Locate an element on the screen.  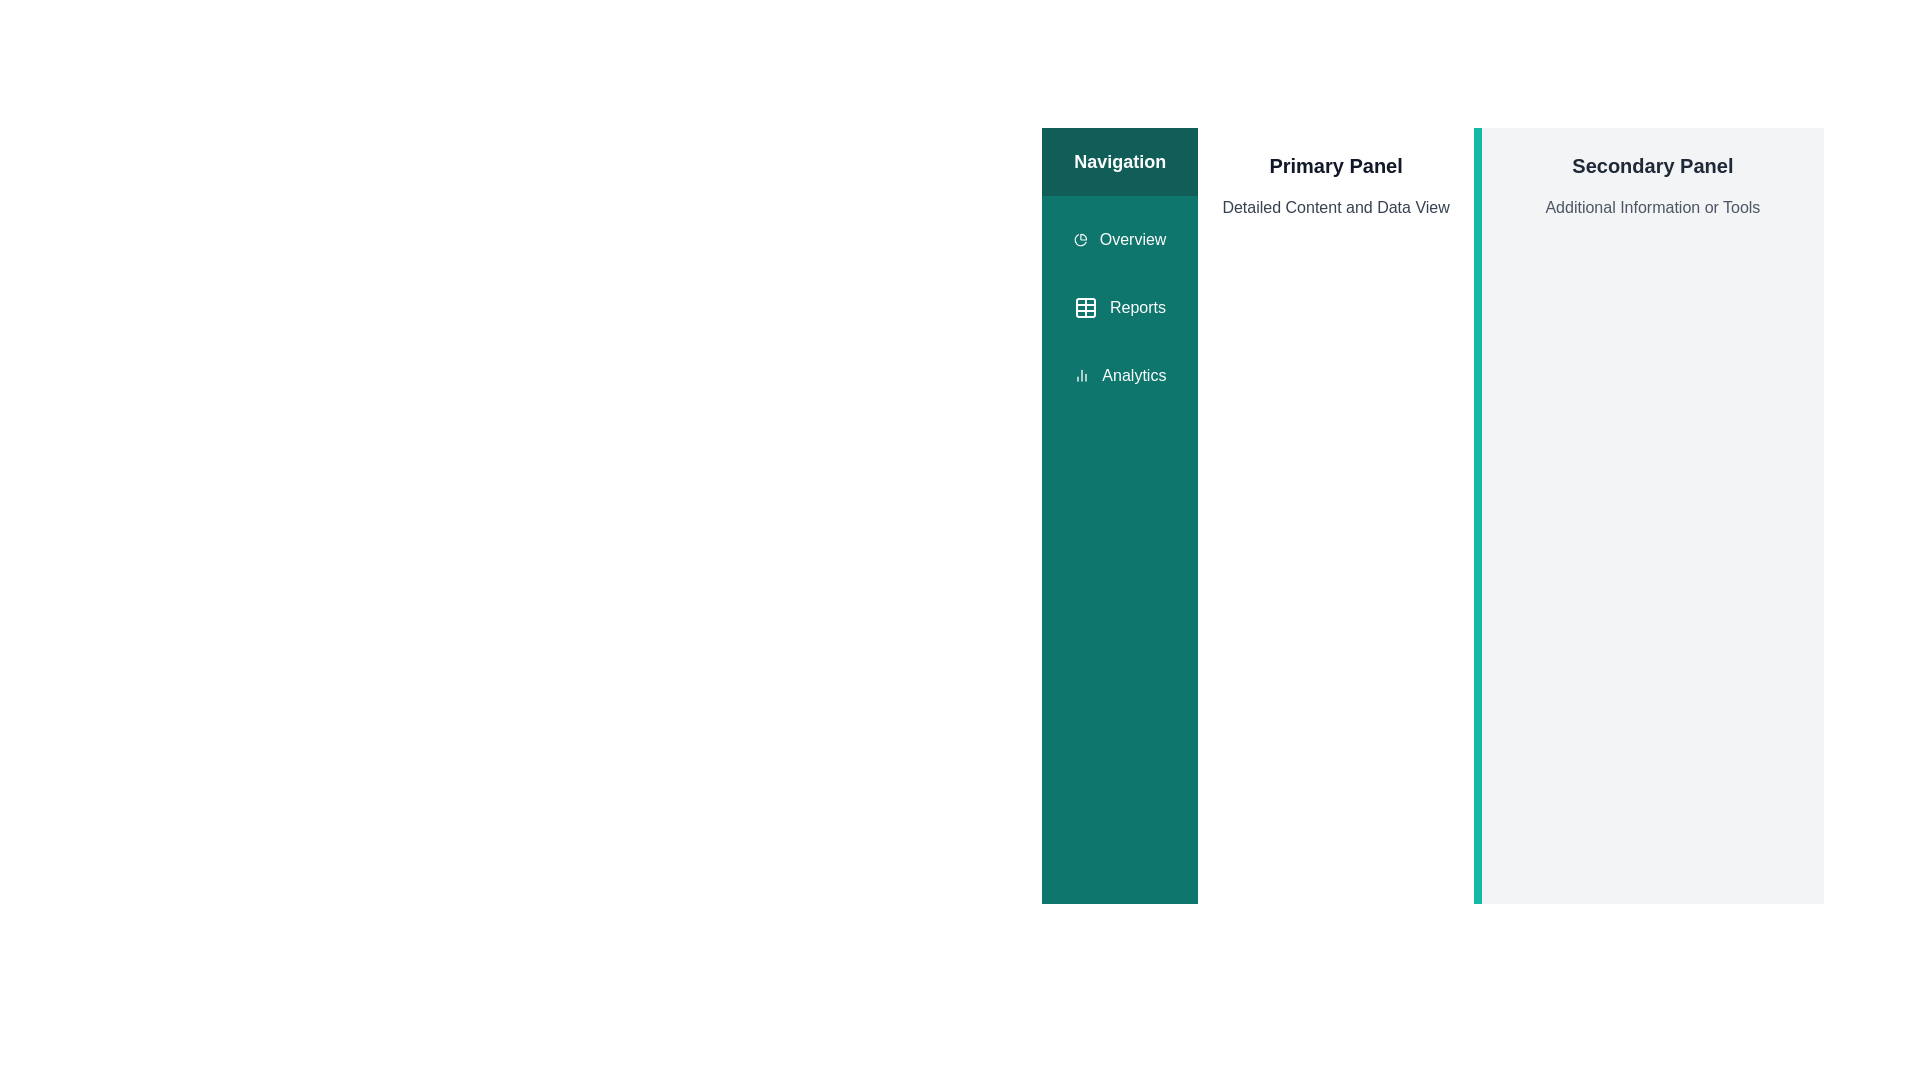
the heading or title element located at the top of the 'Secondary Panel' section, positioned above the text 'Additional Information or Tools' and aligned towards the upper right corner of the interface is located at coordinates (1652, 164).